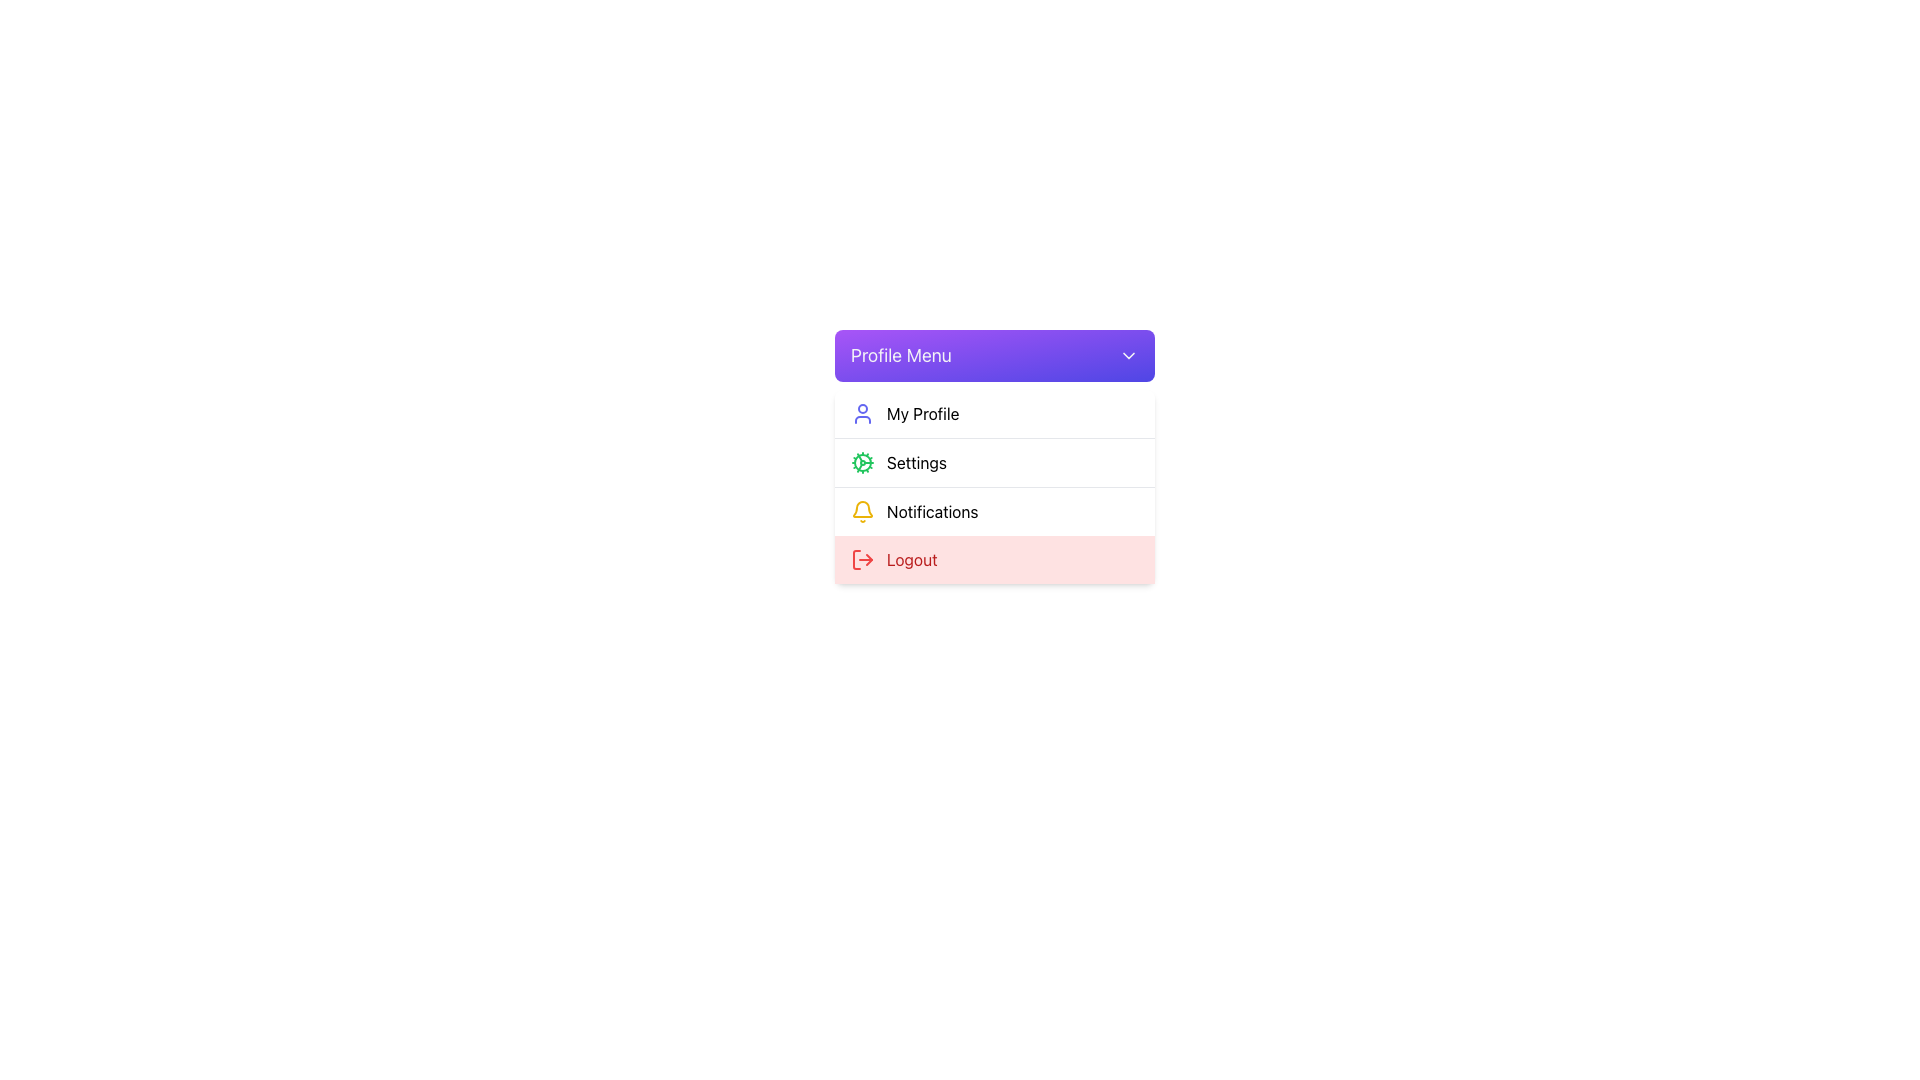 The image size is (1920, 1080). What do you see at coordinates (994, 462) in the screenshot?
I see `the 'Settings' option in the navigation Menu Box, which is located below the 'Profile Menu' and above the 'Logout' option` at bounding box center [994, 462].